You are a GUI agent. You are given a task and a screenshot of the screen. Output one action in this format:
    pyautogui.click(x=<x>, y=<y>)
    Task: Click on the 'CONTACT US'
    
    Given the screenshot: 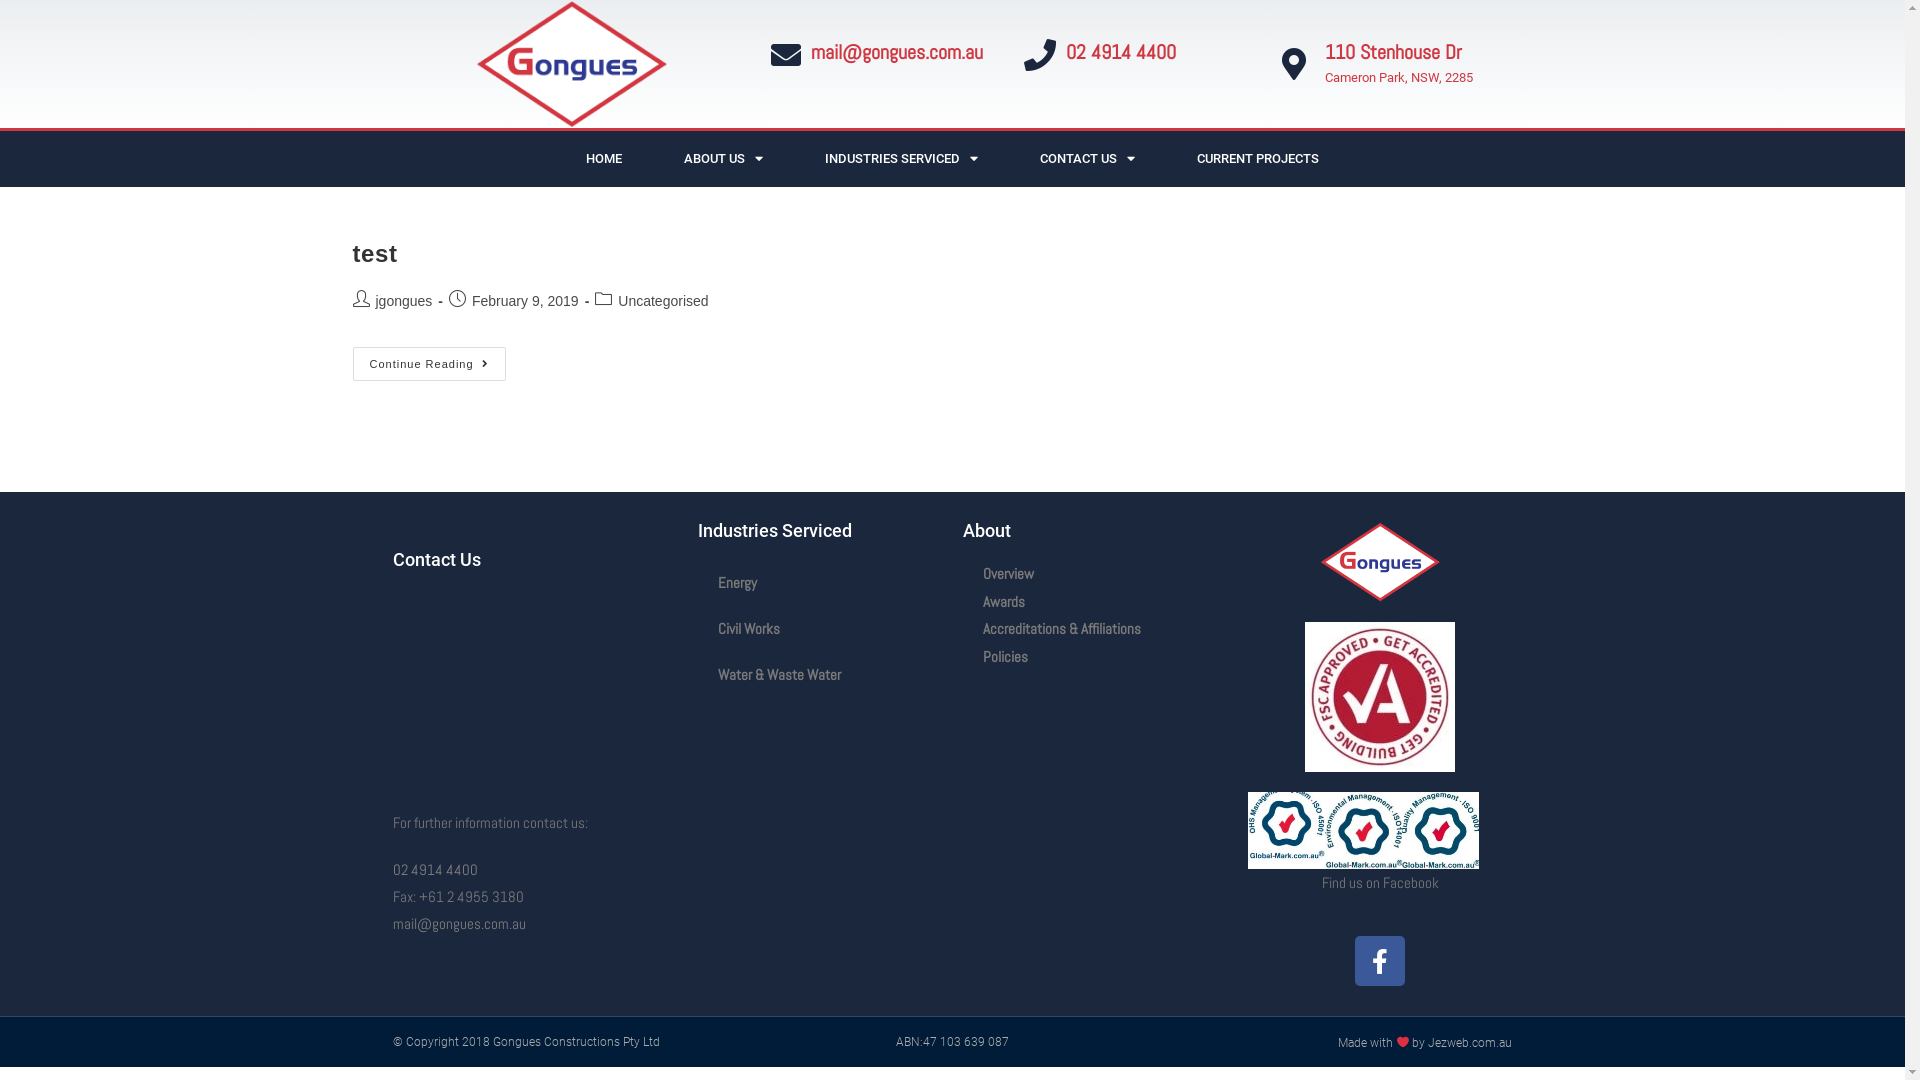 What is the action you would take?
    pyautogui.click(x=1086, y=157)
    